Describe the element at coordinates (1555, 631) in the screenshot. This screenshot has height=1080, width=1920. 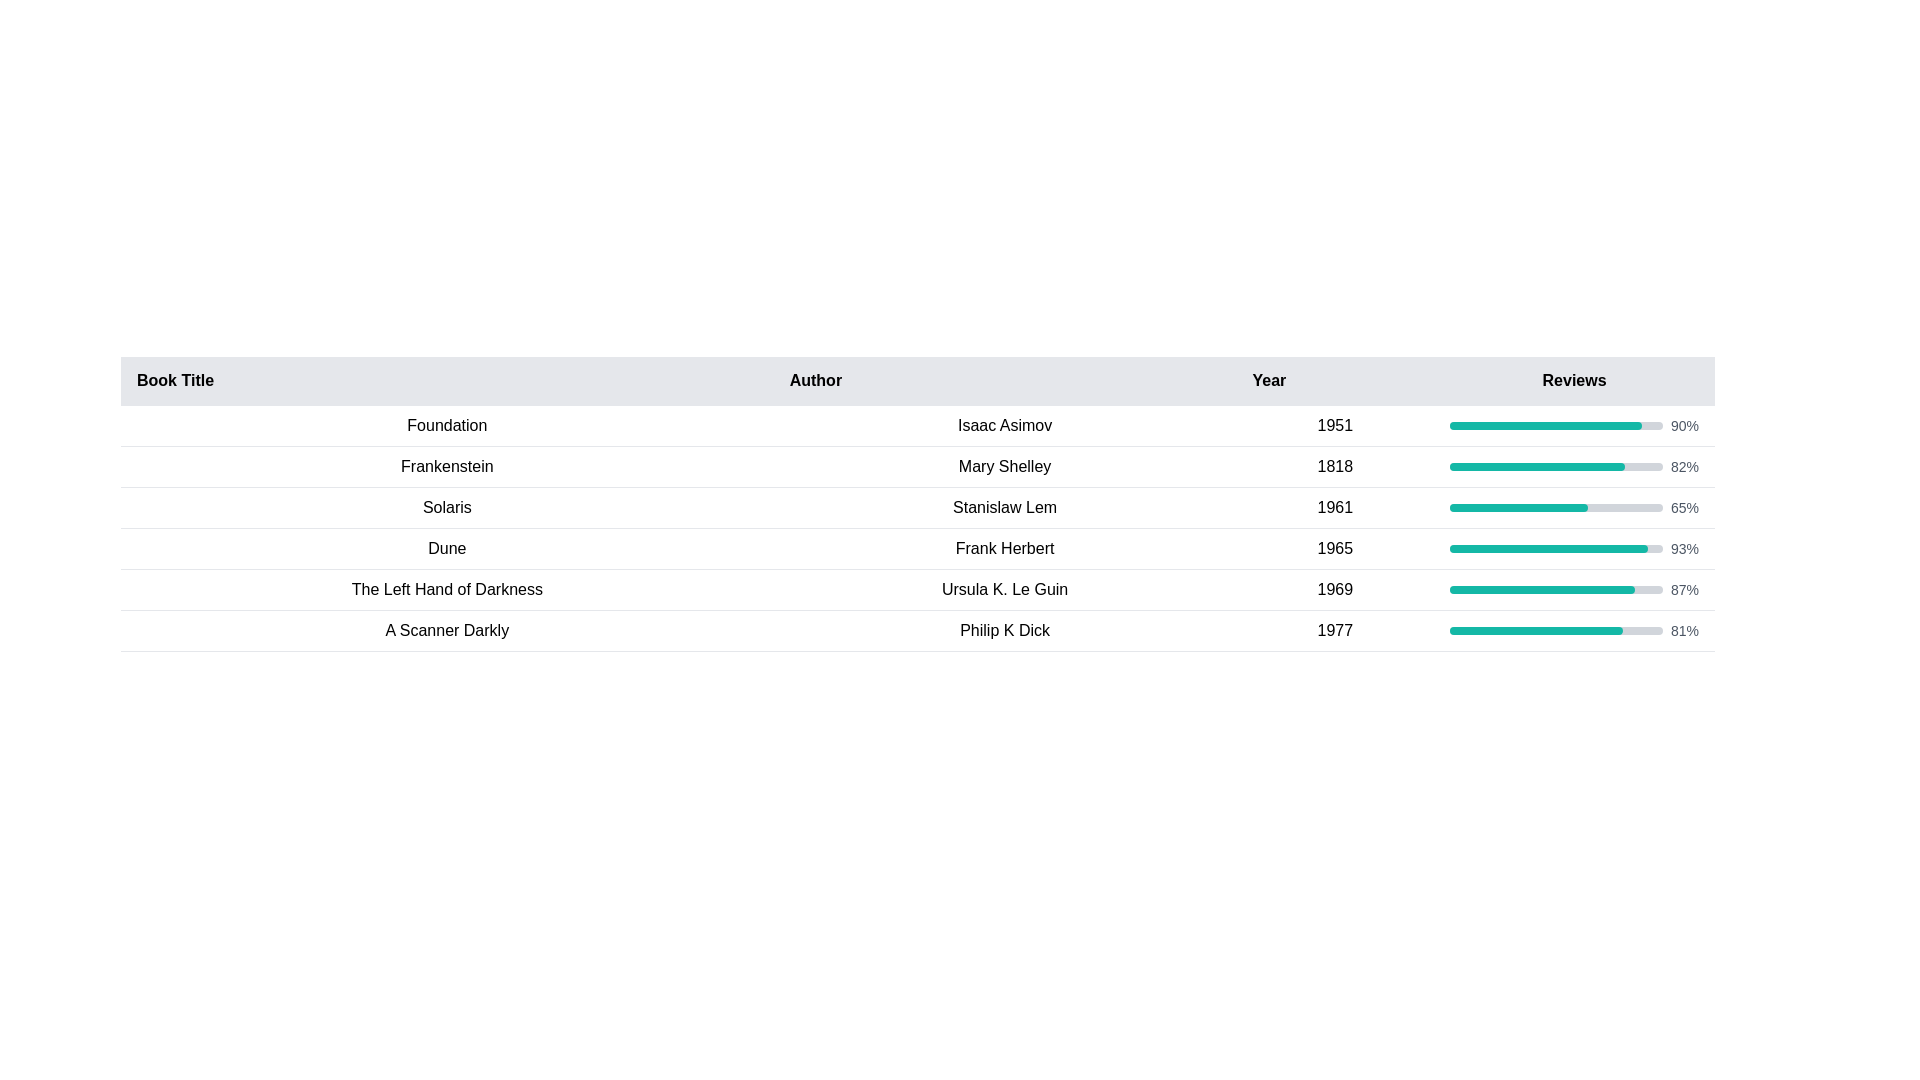
I see `the progress represented by the teal section of the progress bar located in the 'Reviews' column for the book titled 'A Scanner Darkly'` at that location.